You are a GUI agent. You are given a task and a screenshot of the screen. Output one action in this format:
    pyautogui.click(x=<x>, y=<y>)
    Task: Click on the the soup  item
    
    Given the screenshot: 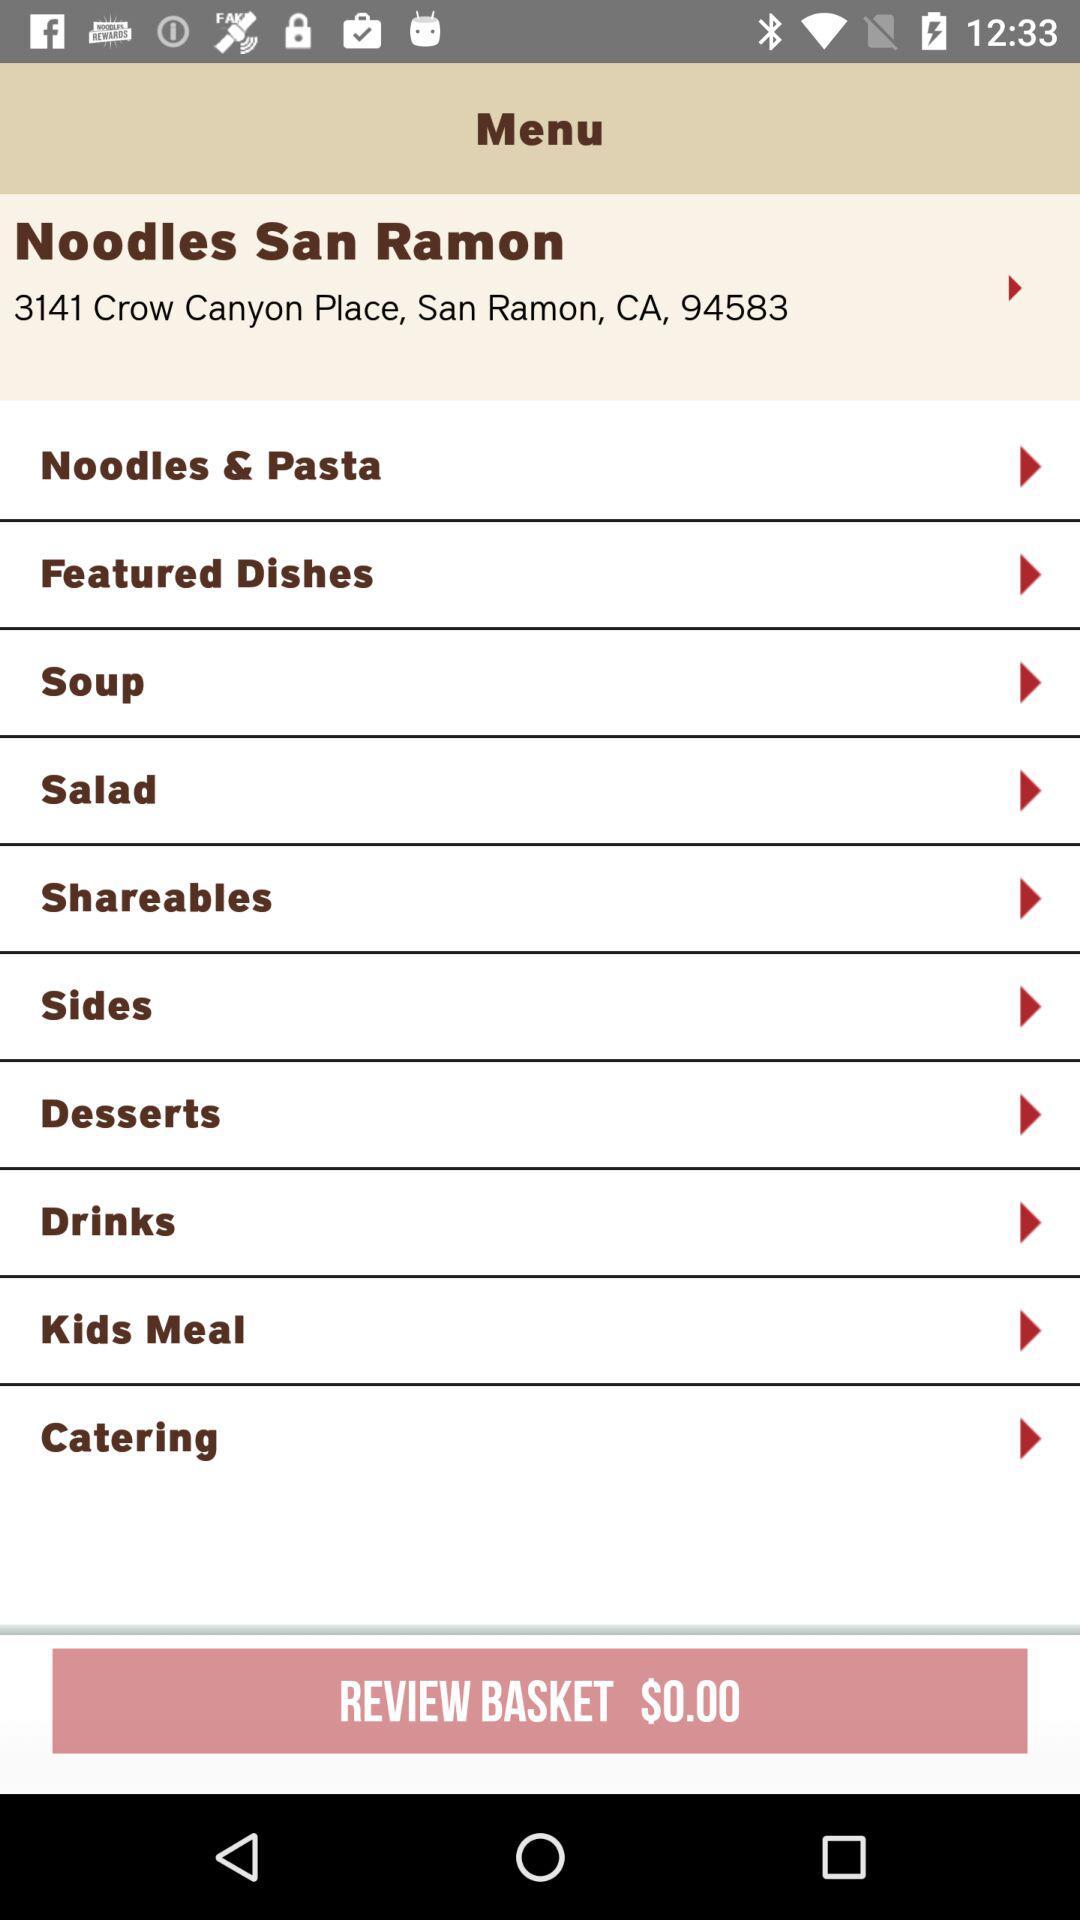 What is the action you would take?
    pyautogui.click(x=513, y=680)
    